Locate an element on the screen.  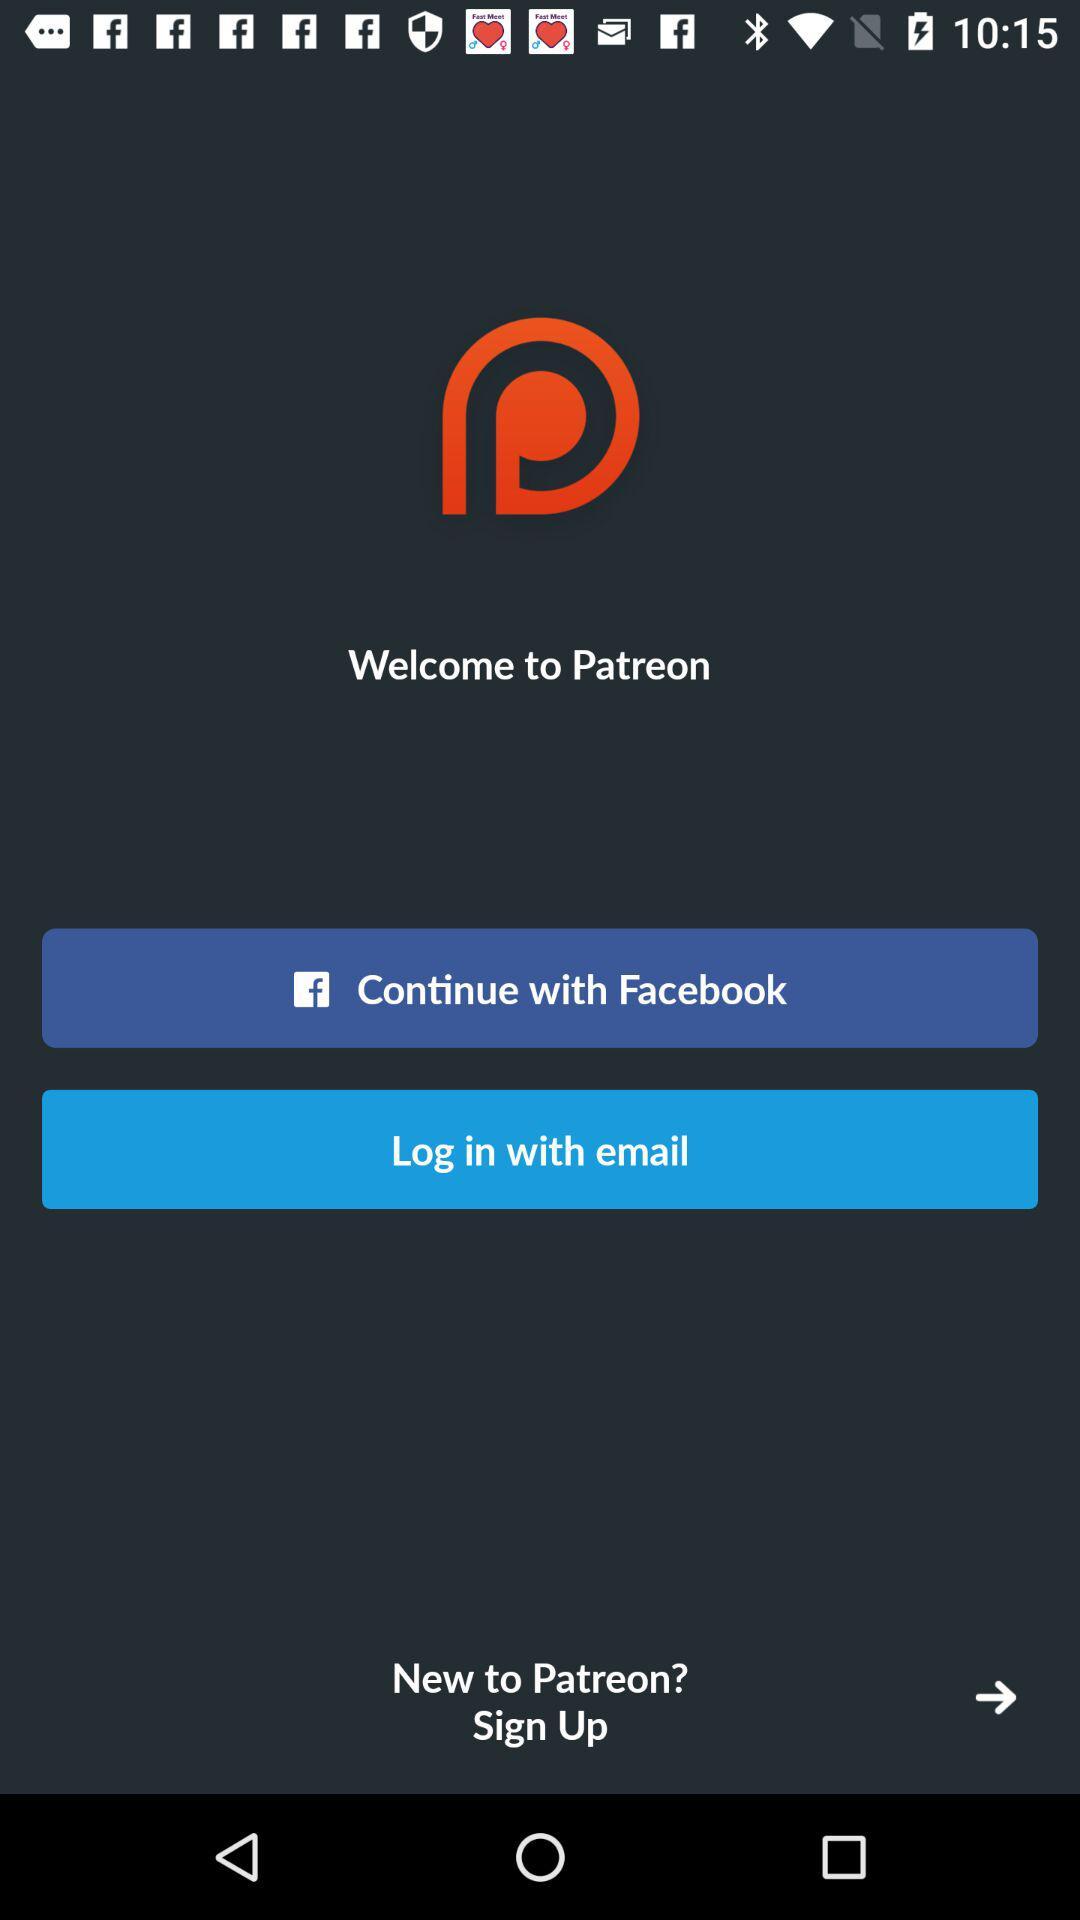
the log in with item is located at coordinates (540, 1149).